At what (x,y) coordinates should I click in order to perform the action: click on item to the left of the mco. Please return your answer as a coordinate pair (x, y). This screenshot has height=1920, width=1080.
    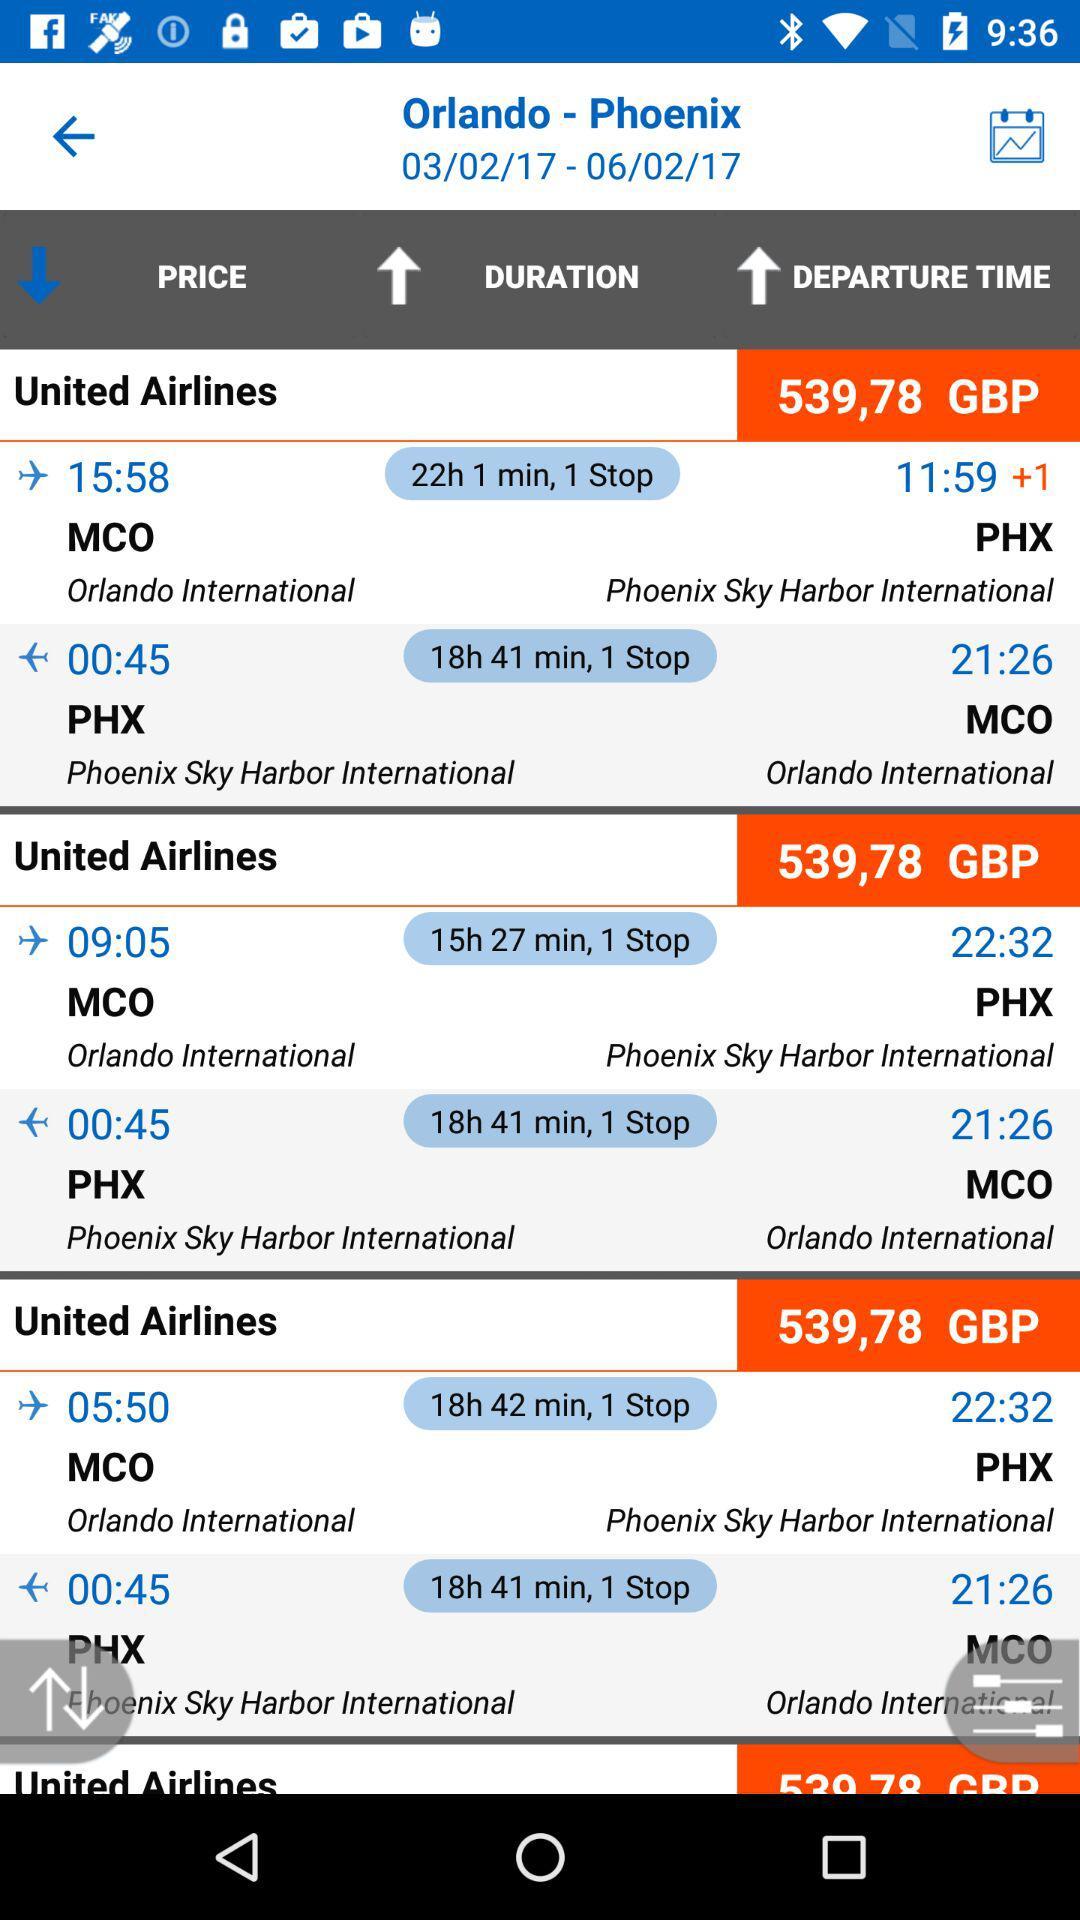
    Looking at the image, I should click on (33, 1498).